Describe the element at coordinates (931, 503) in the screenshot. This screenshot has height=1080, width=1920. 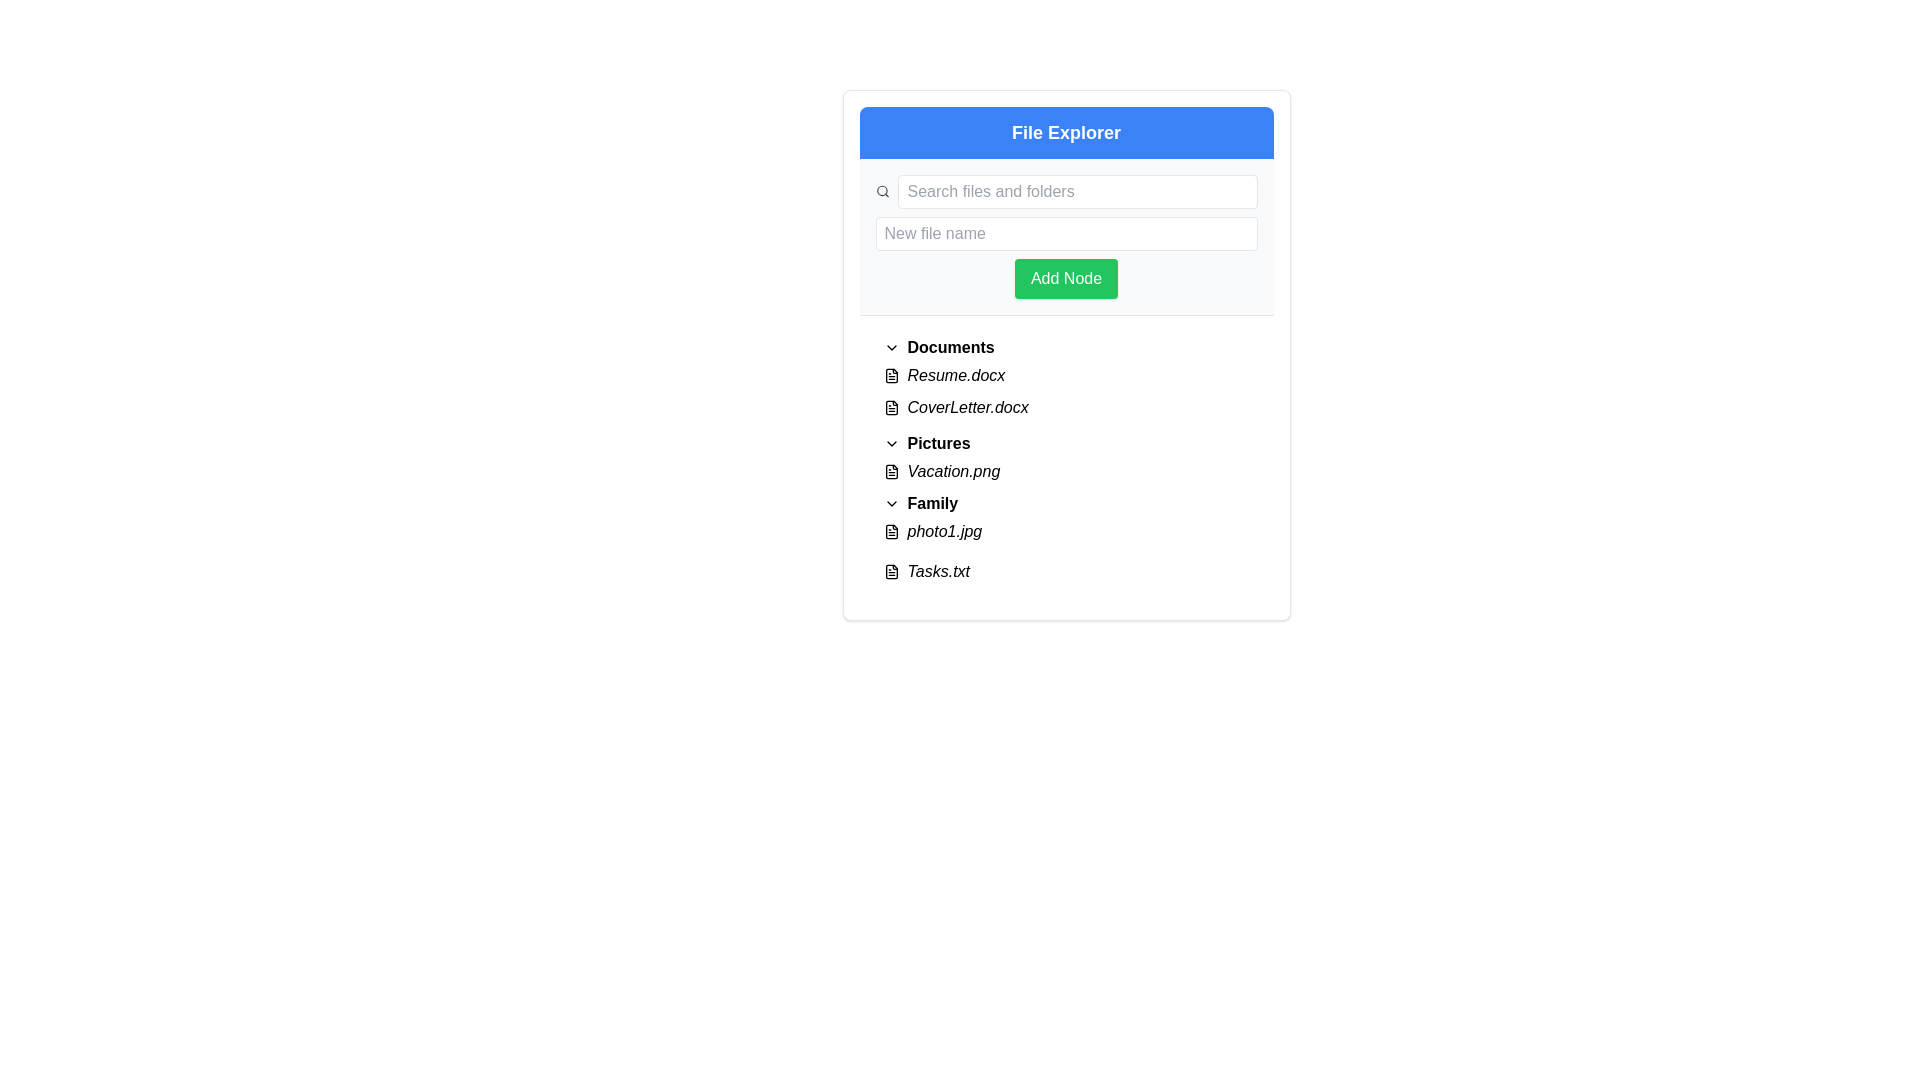
I see `the 'Family' folder within the expanded 'Pictures' folder` at that location.